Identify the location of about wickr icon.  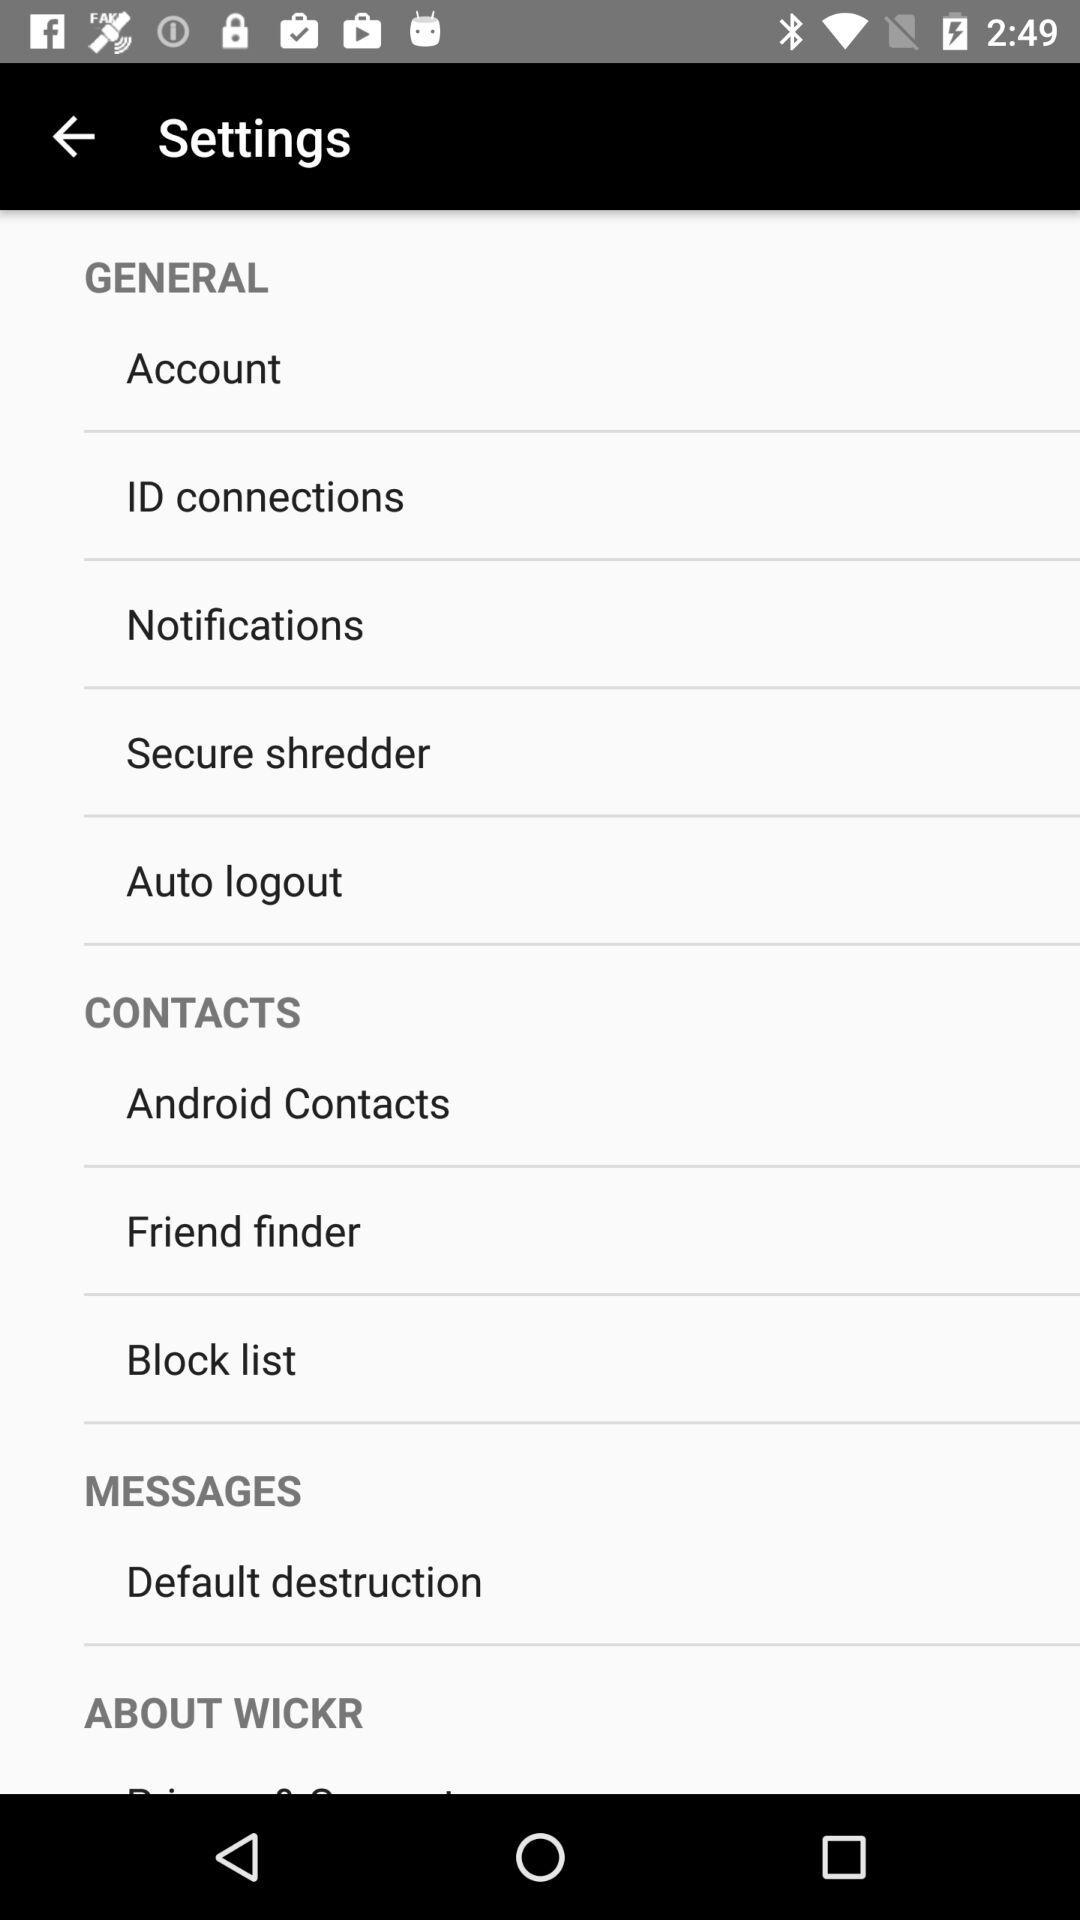
(560, 1691).